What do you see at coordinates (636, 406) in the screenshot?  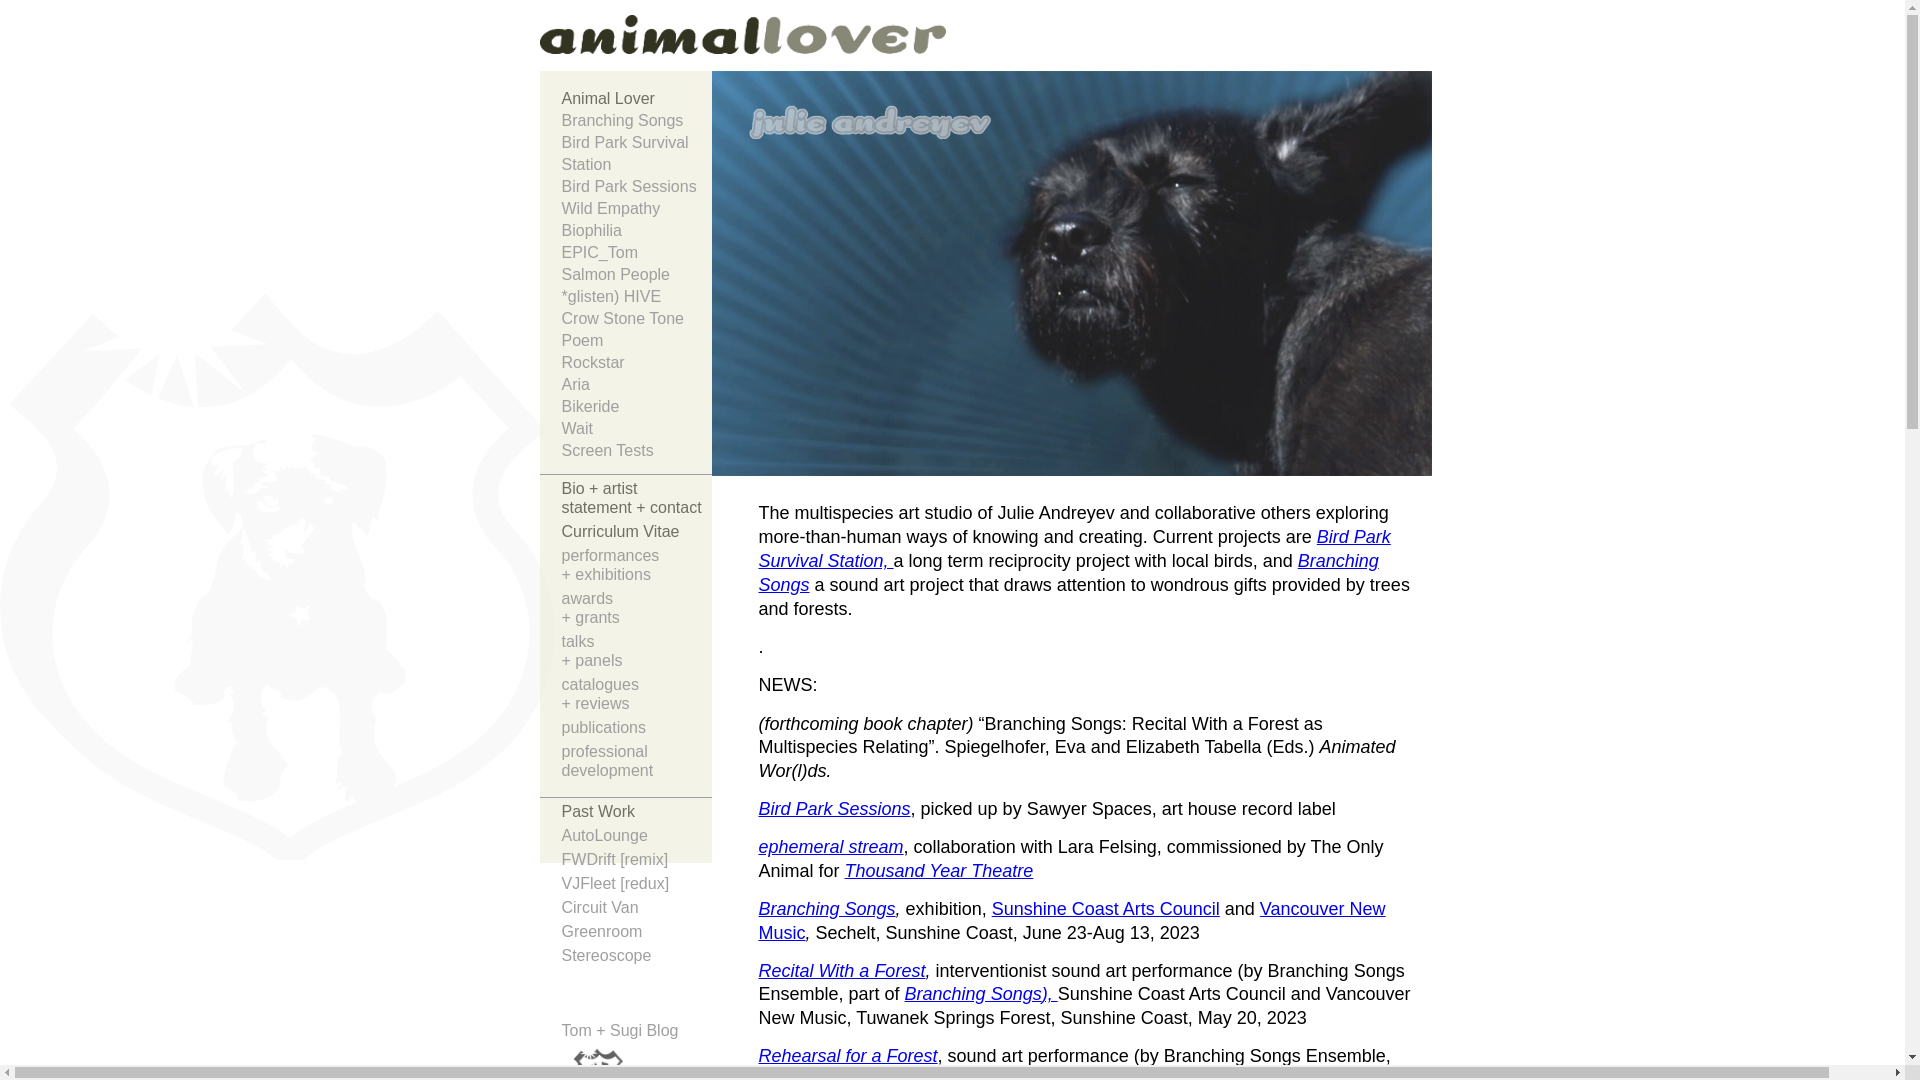 I see `'Bikeride'` at bounding box center [636, 406].